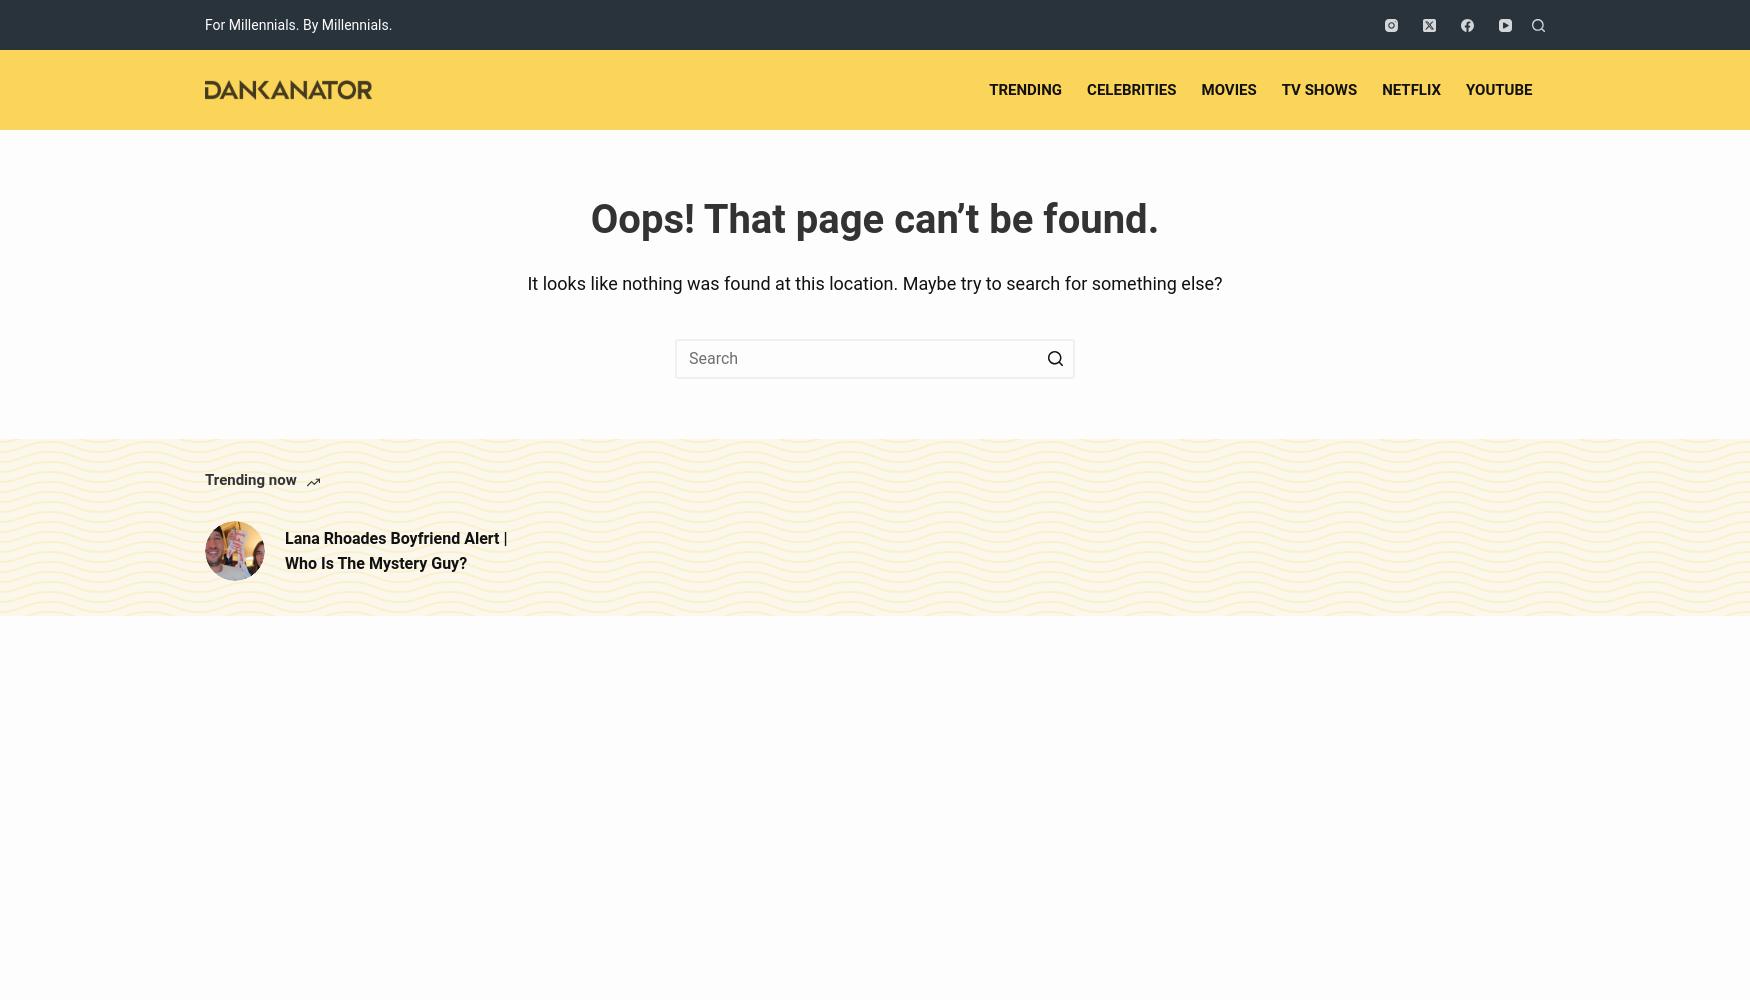 The width and height of the screenshot is (1750, 1000). Describe the element at coordinates (874, 218) in the screenshot. I see `'Oops! That page can’t be found.'` at that location.